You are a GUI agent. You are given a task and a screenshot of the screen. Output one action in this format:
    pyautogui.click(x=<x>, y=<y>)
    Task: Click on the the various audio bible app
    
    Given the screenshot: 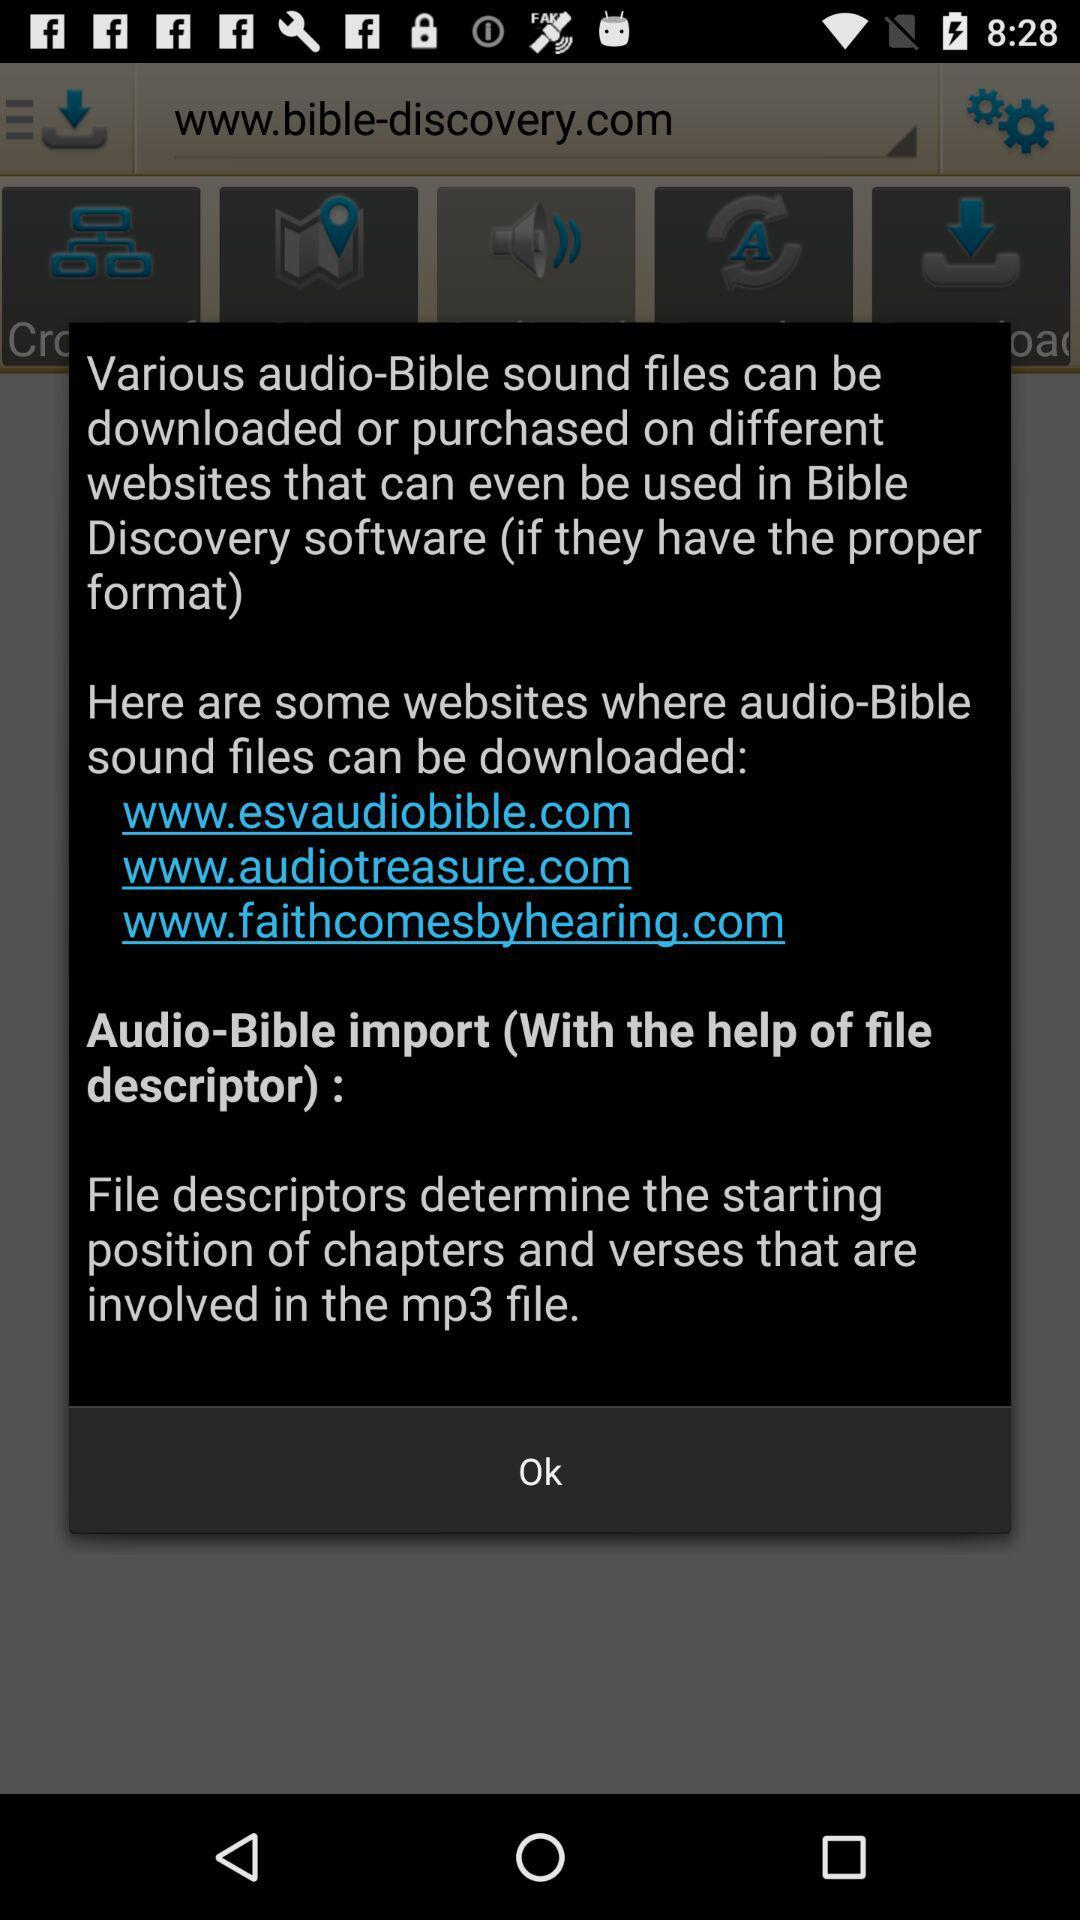 What is the action you would take?
    pyautogui.click(x=540, y=864)
    